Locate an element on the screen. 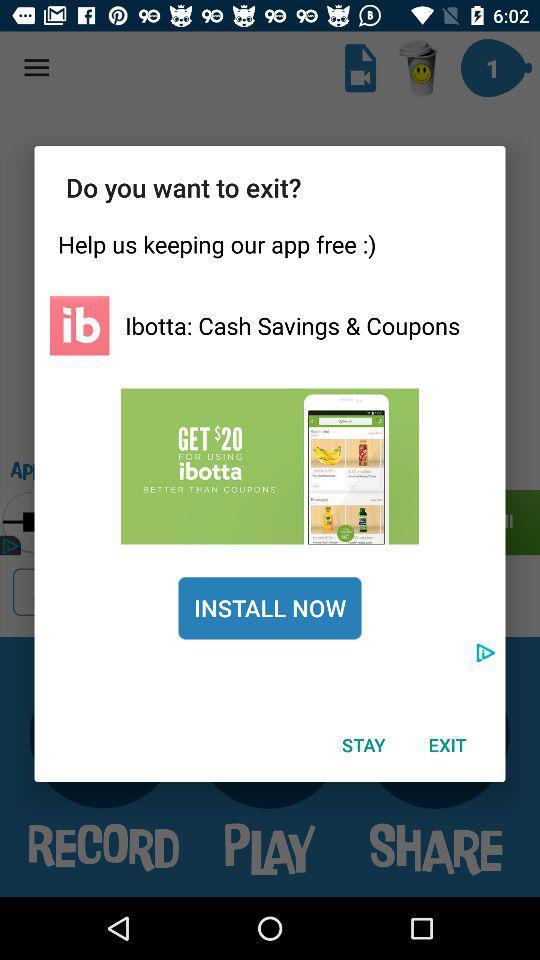 The image size is (540, 960). the icon next to exit item is located at coordinates (362, 744).